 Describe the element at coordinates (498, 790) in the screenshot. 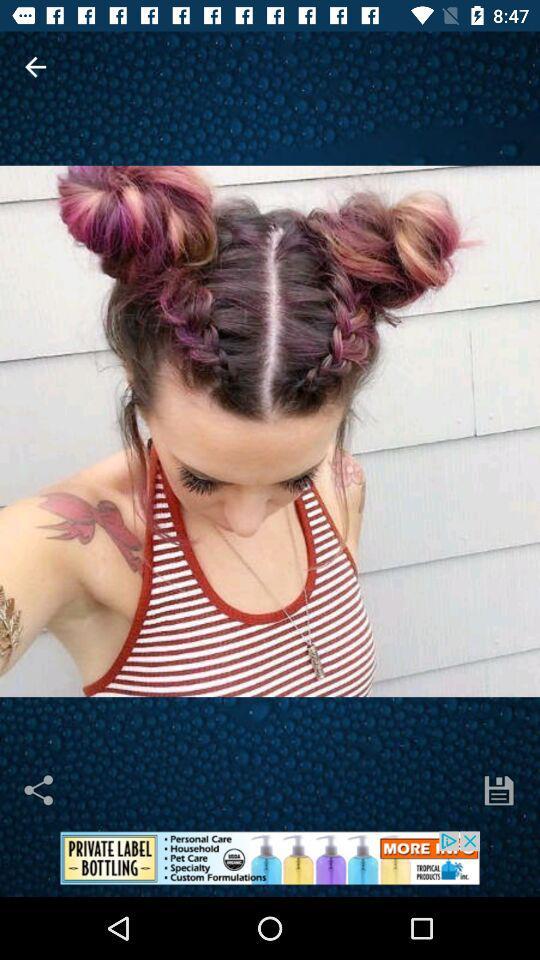

I see `the save icon` at that location.